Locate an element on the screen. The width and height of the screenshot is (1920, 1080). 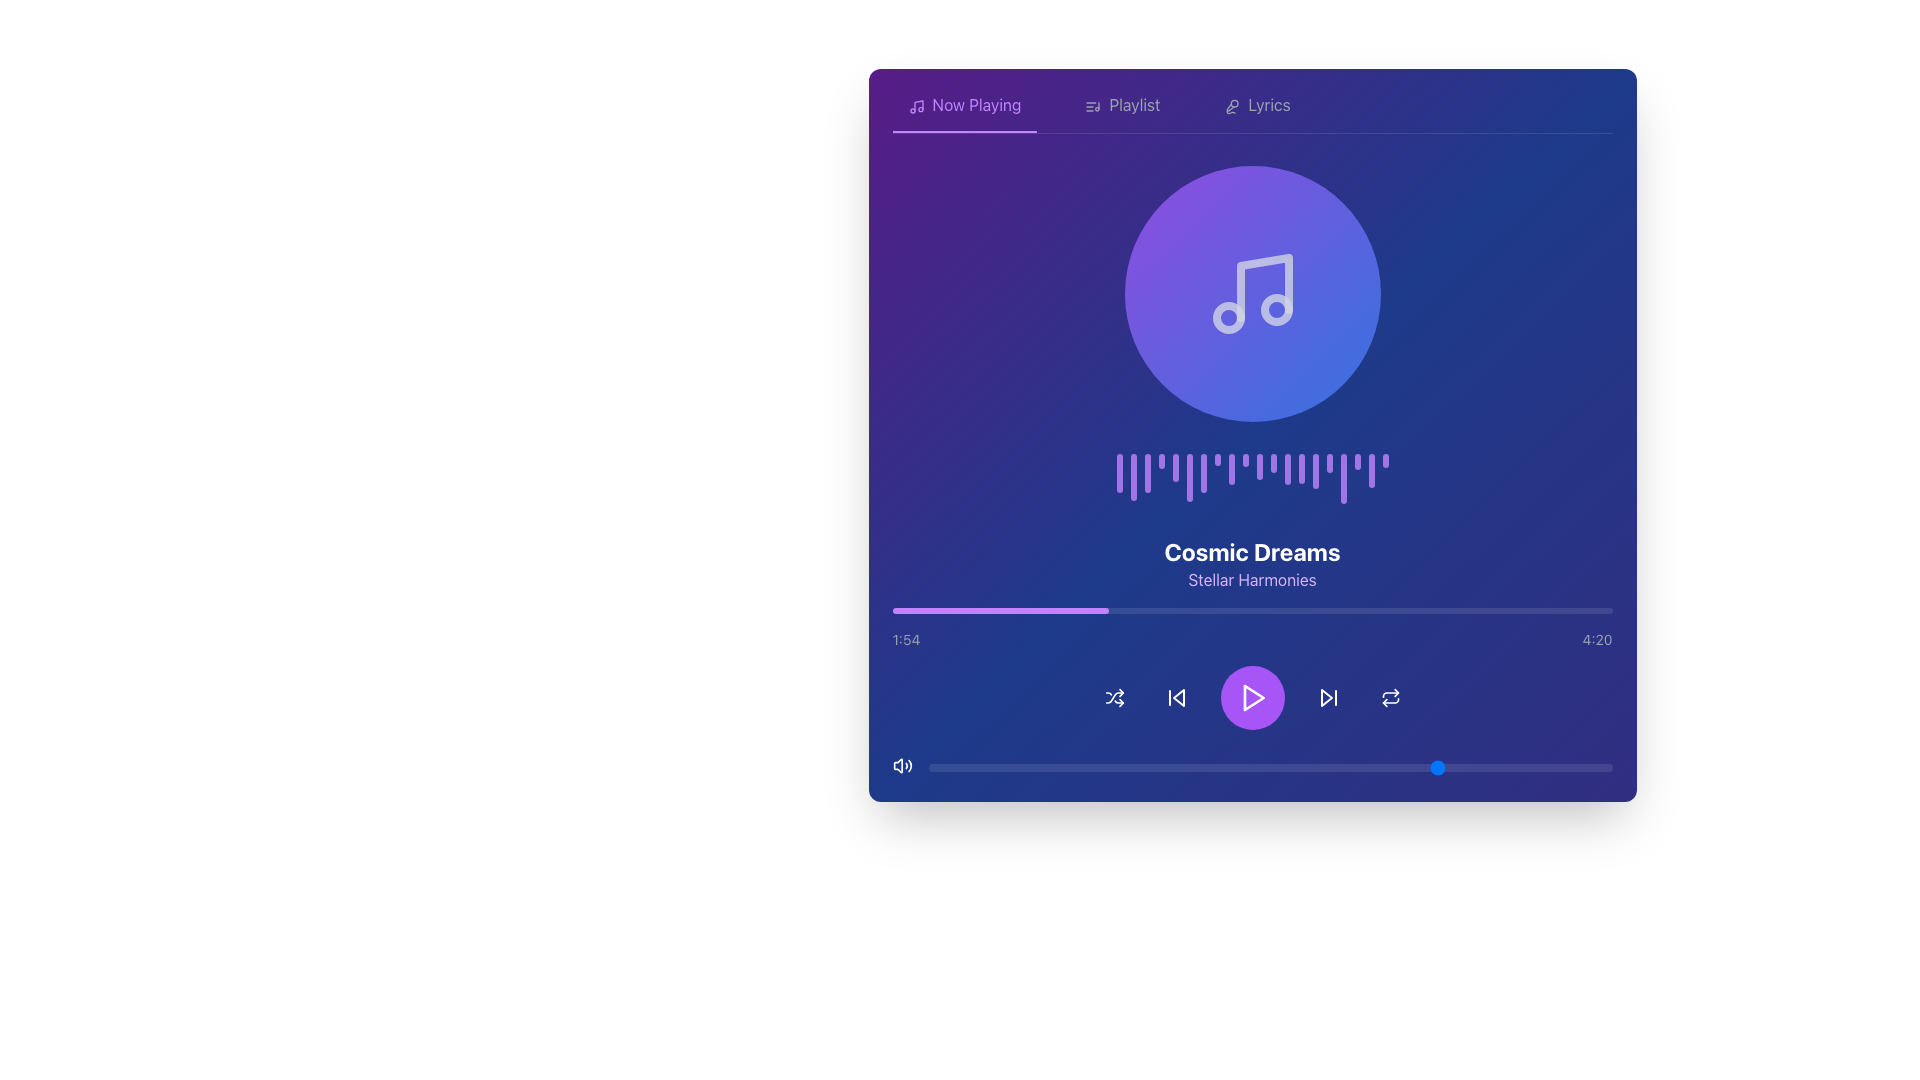
the 'Lyrics' clickable text on the horizontal navigation bar using keyboard navigation is located at coordinates (1256, 112).